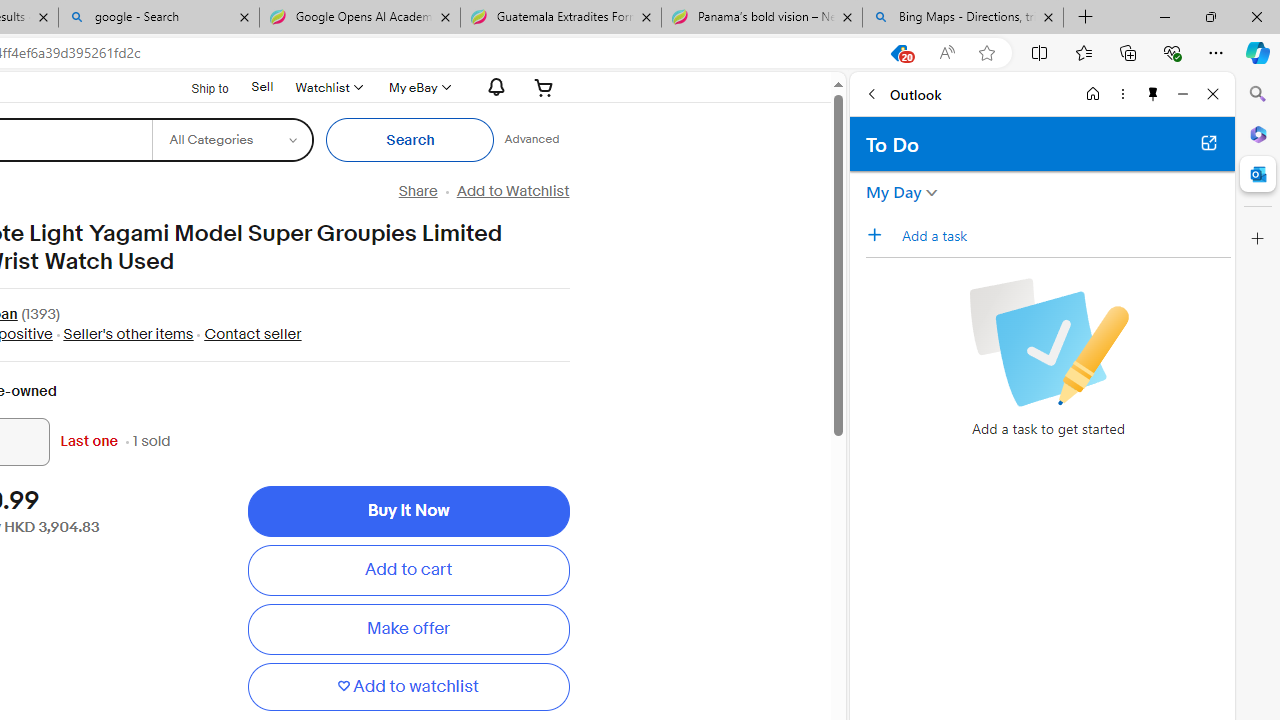 Image resolution: width=1280 pixels, height=720 pixels. What do you see at coordinates (232, 139) in the screenshot?
I see `'Select a category for search'` at bounding box center [232, 139].